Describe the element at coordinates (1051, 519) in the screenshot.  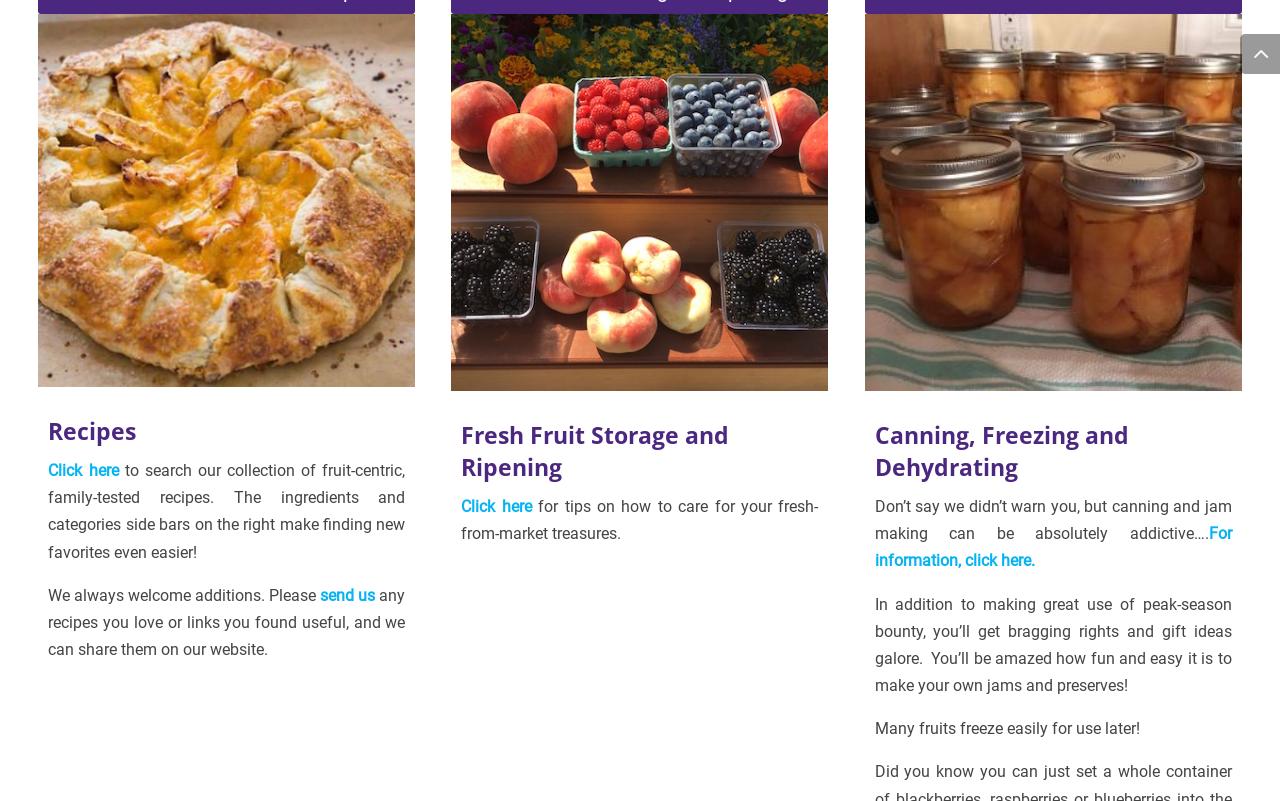
I see `'Don’t say we didn’t warn you, but canning and jam making can be absolutely addictive….'` at that location.